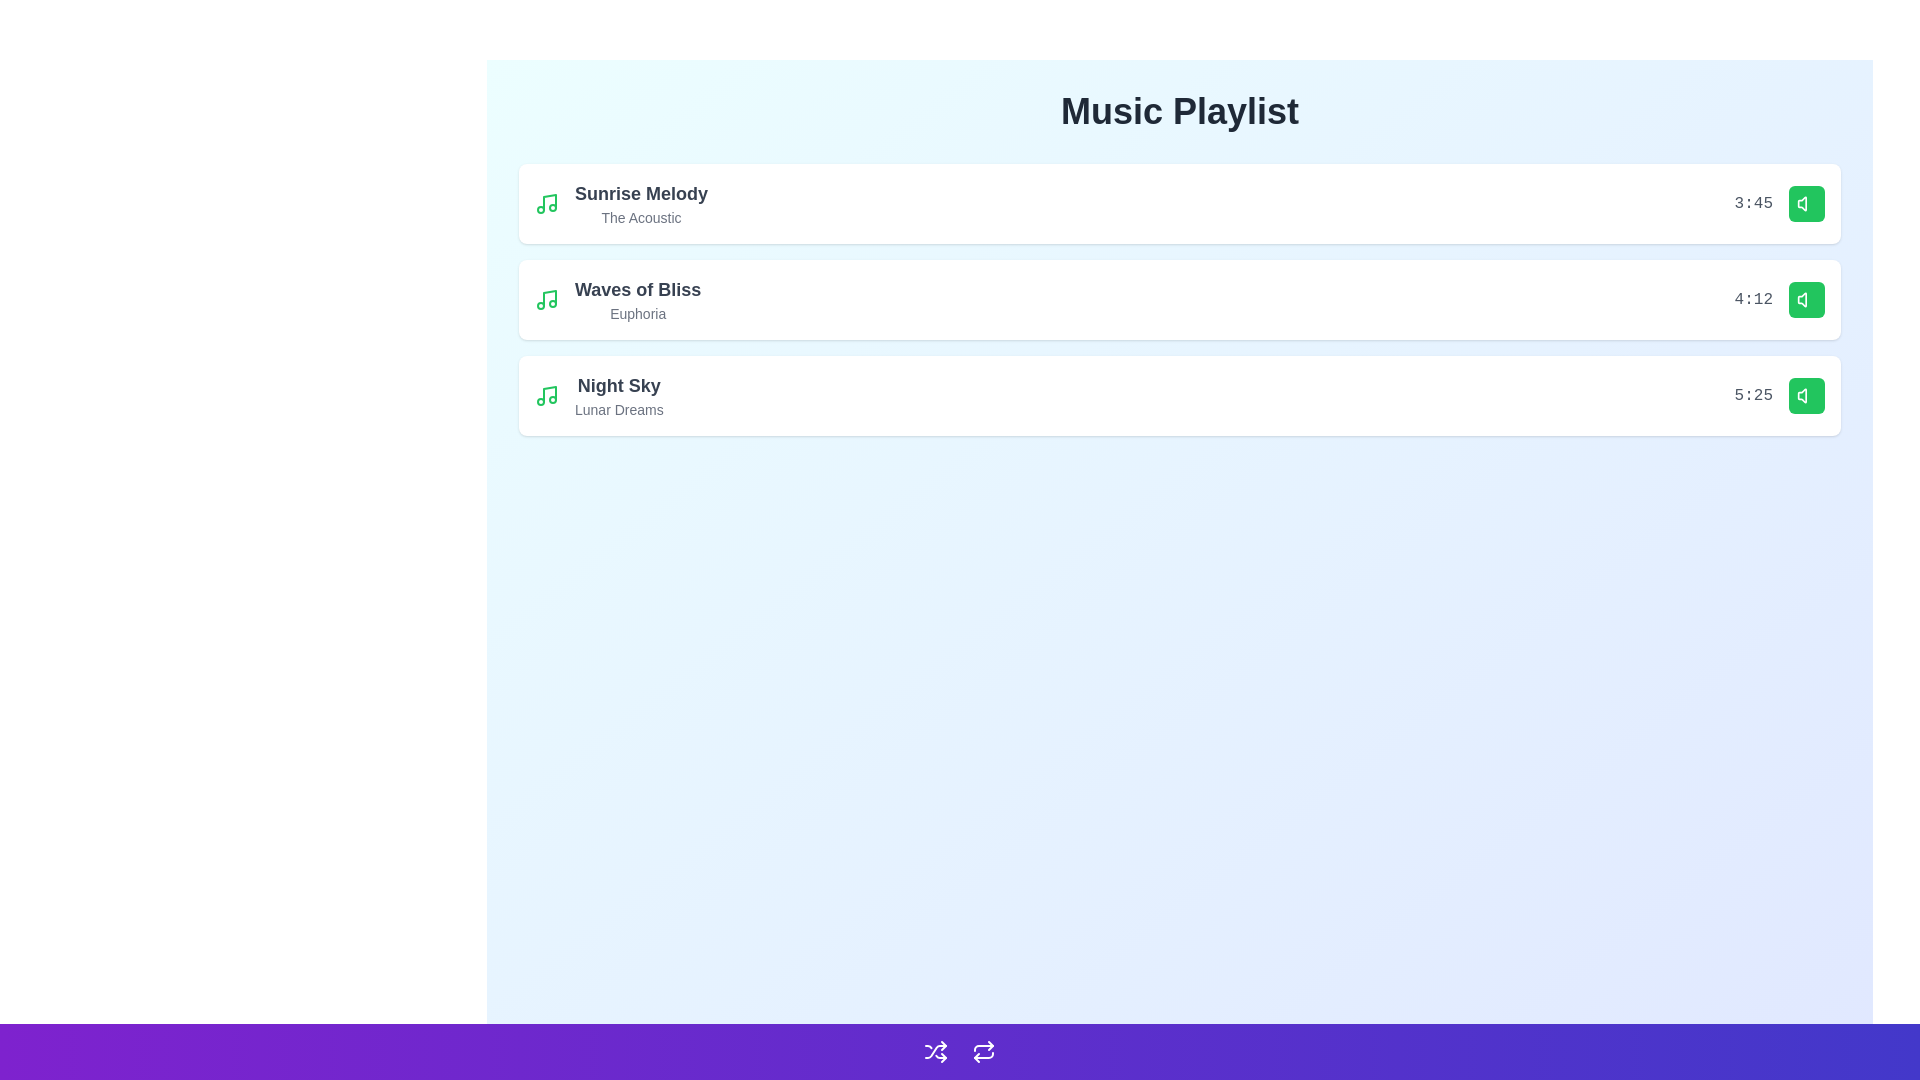 The height and width of the screenshot is (1080, 1920). Describe the element at coordinates (1779, 204) in the screenshot. I see `the displayed time text '3:45' styled in gray, located within the first song entry card in the playlist interface, to the left of a green button with a speaker icon` at that location.